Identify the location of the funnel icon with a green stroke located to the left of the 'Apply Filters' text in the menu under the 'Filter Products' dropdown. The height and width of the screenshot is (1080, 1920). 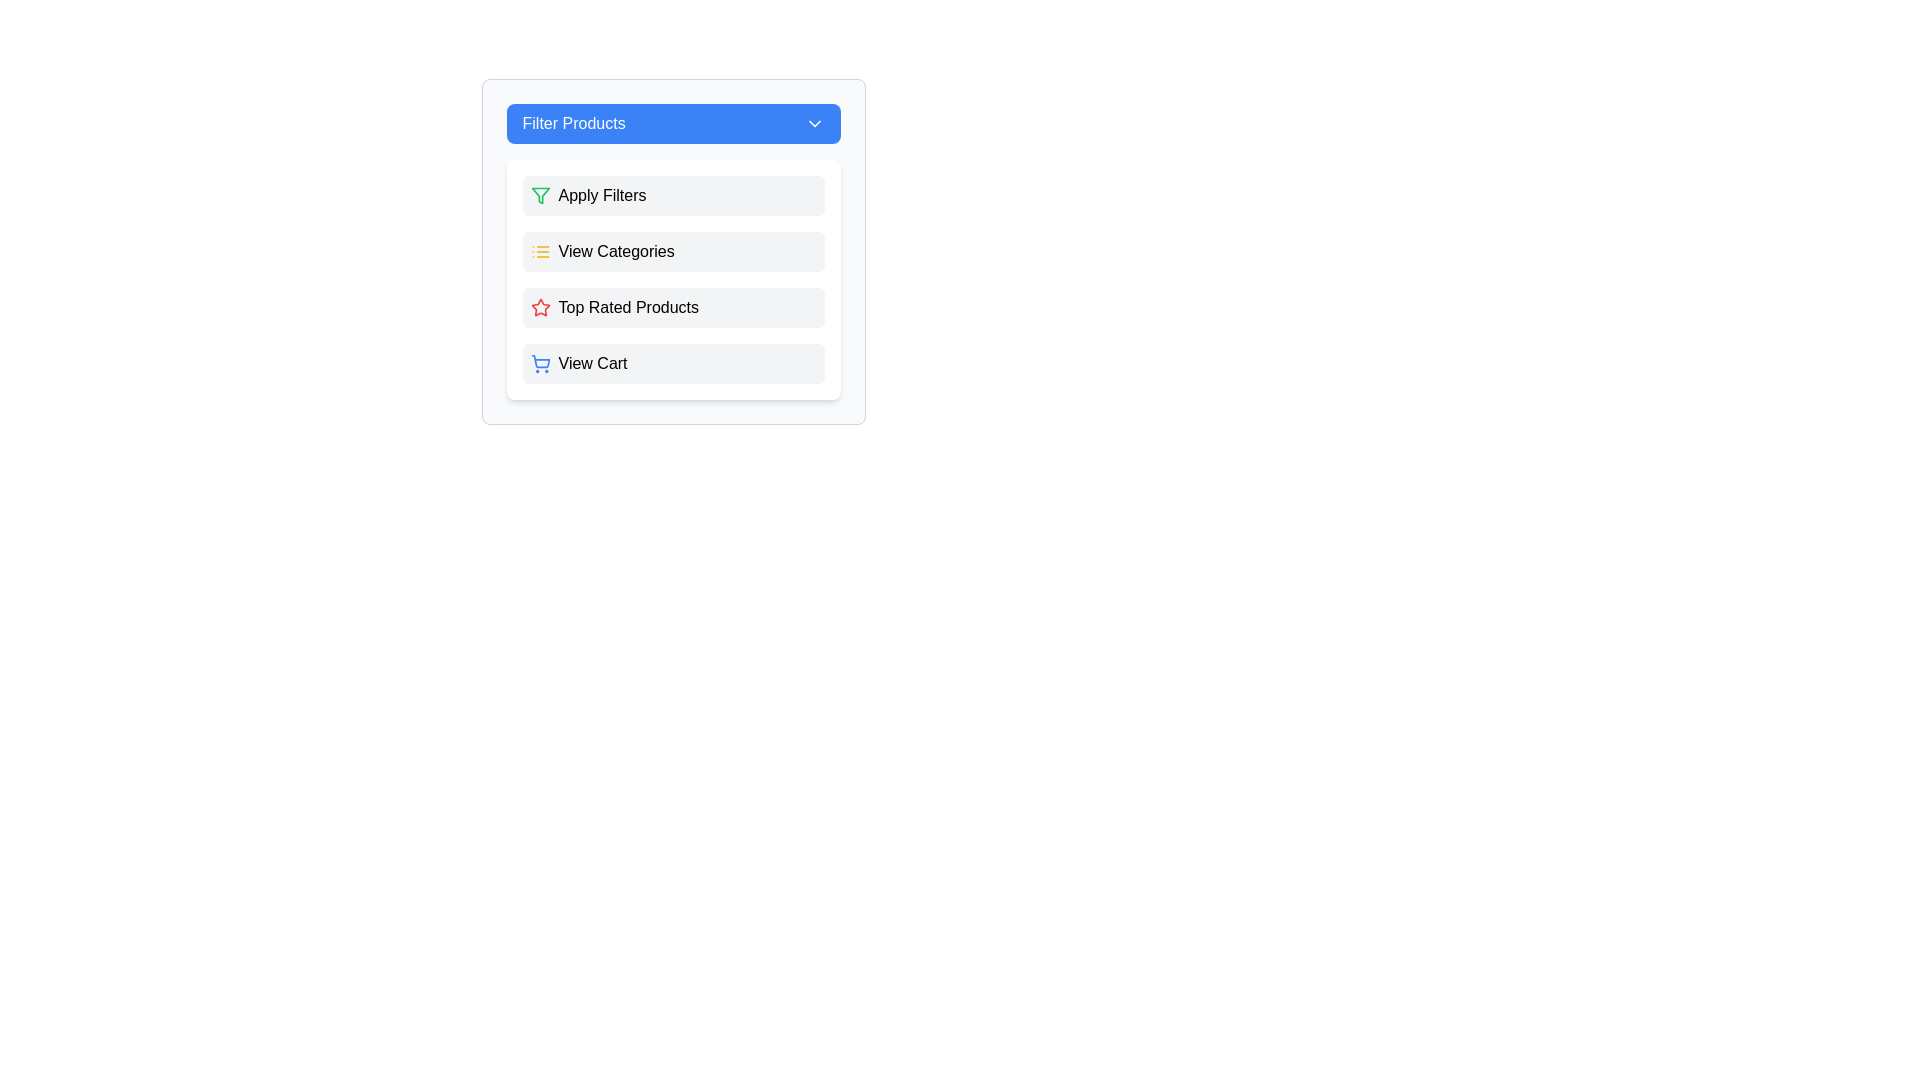
(540, 196).